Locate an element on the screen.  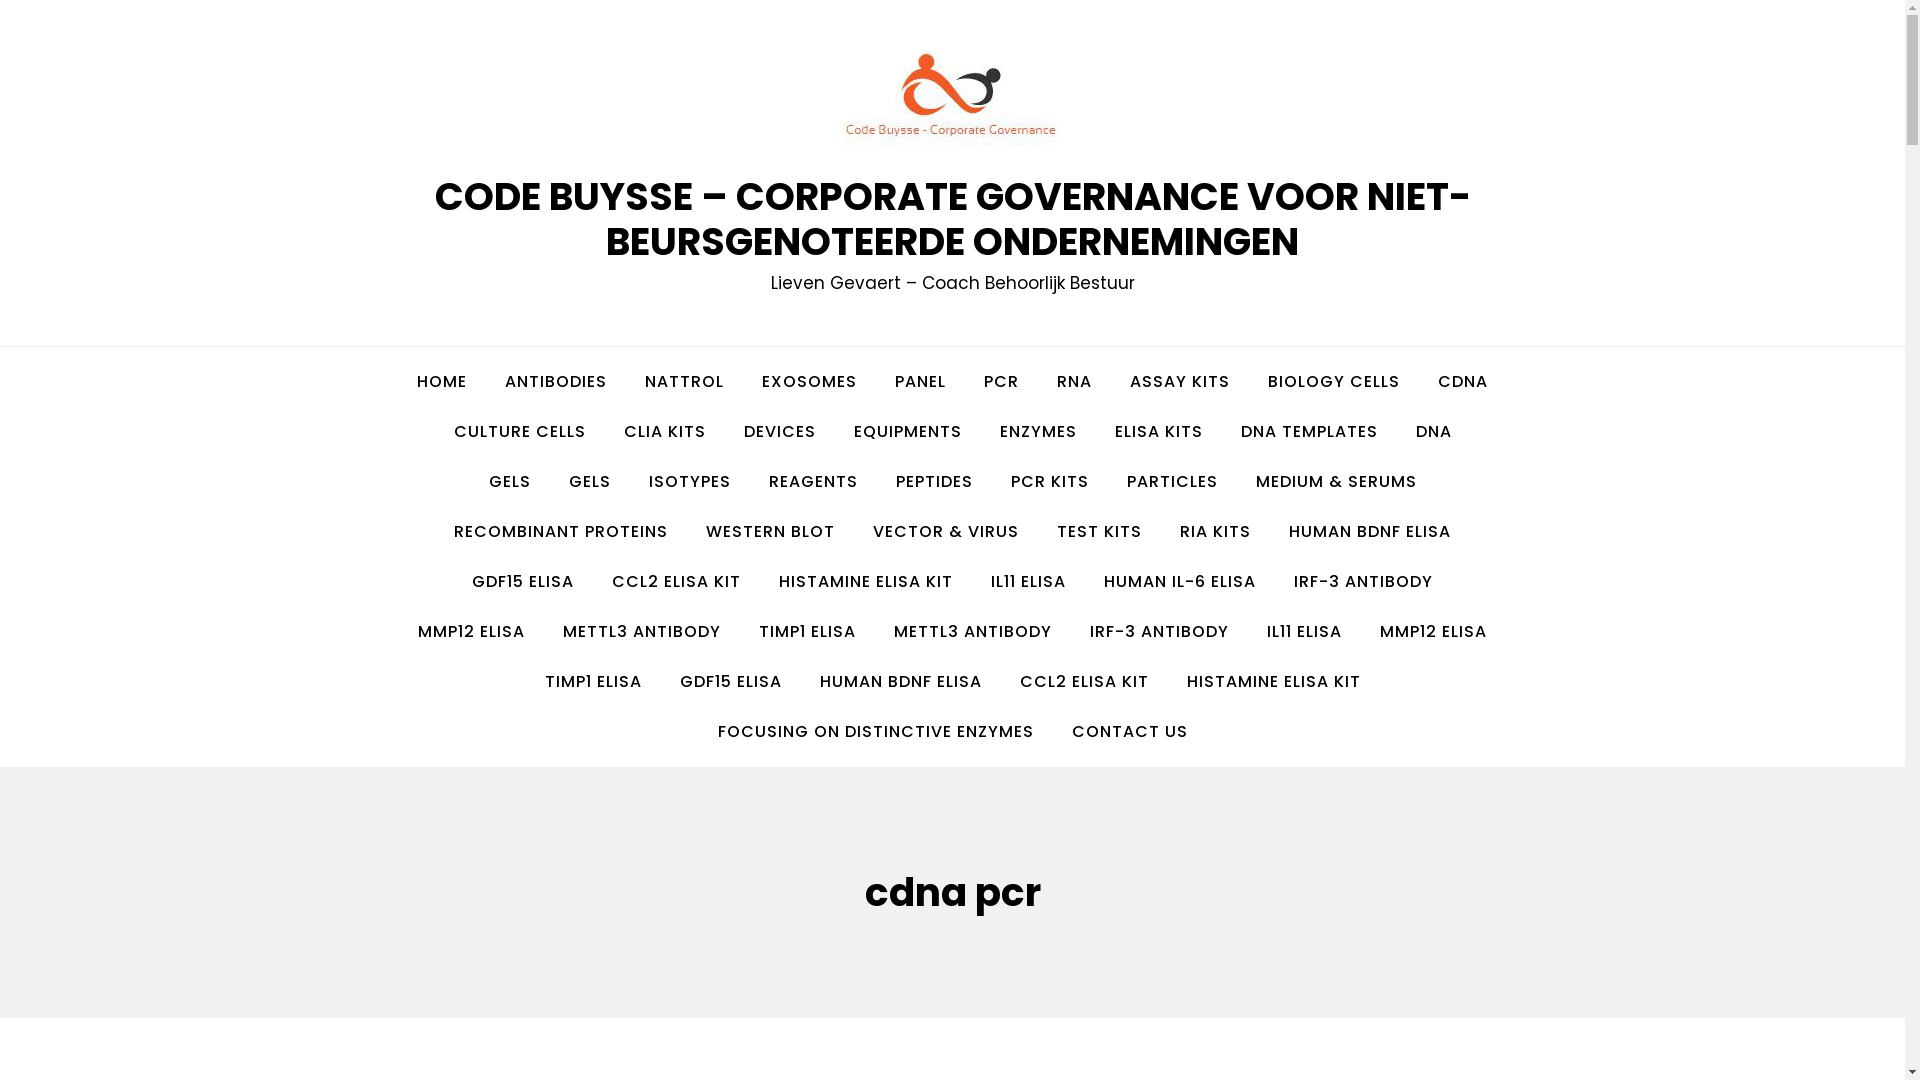
'MEDIUM & SERUMS' is located at coordinates (1237, 482).